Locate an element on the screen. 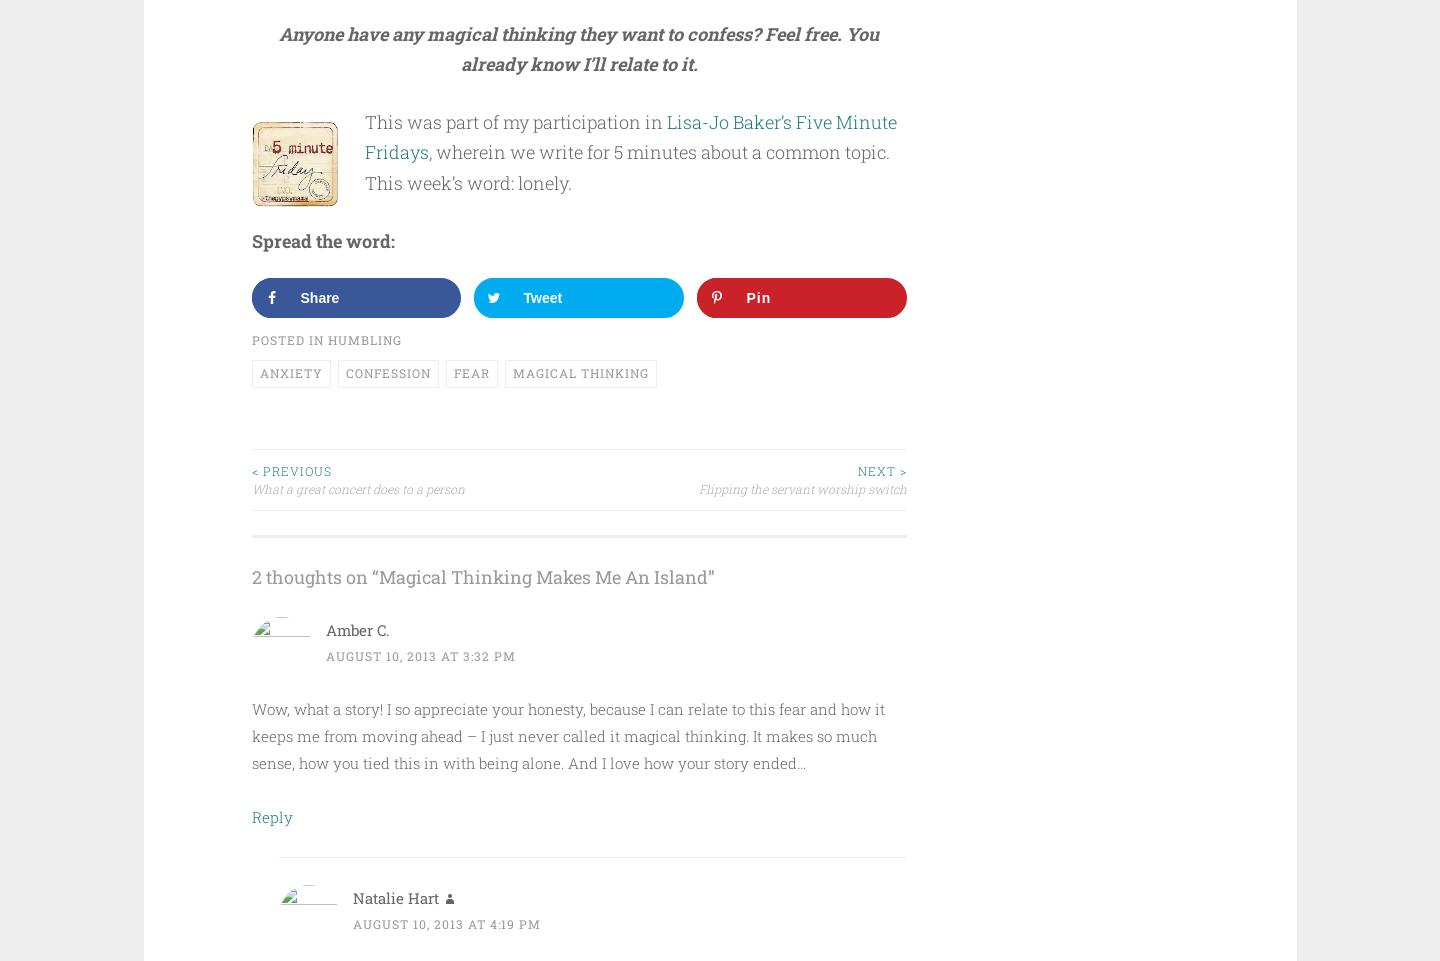  'confession' is located at coordinates (345, 371).